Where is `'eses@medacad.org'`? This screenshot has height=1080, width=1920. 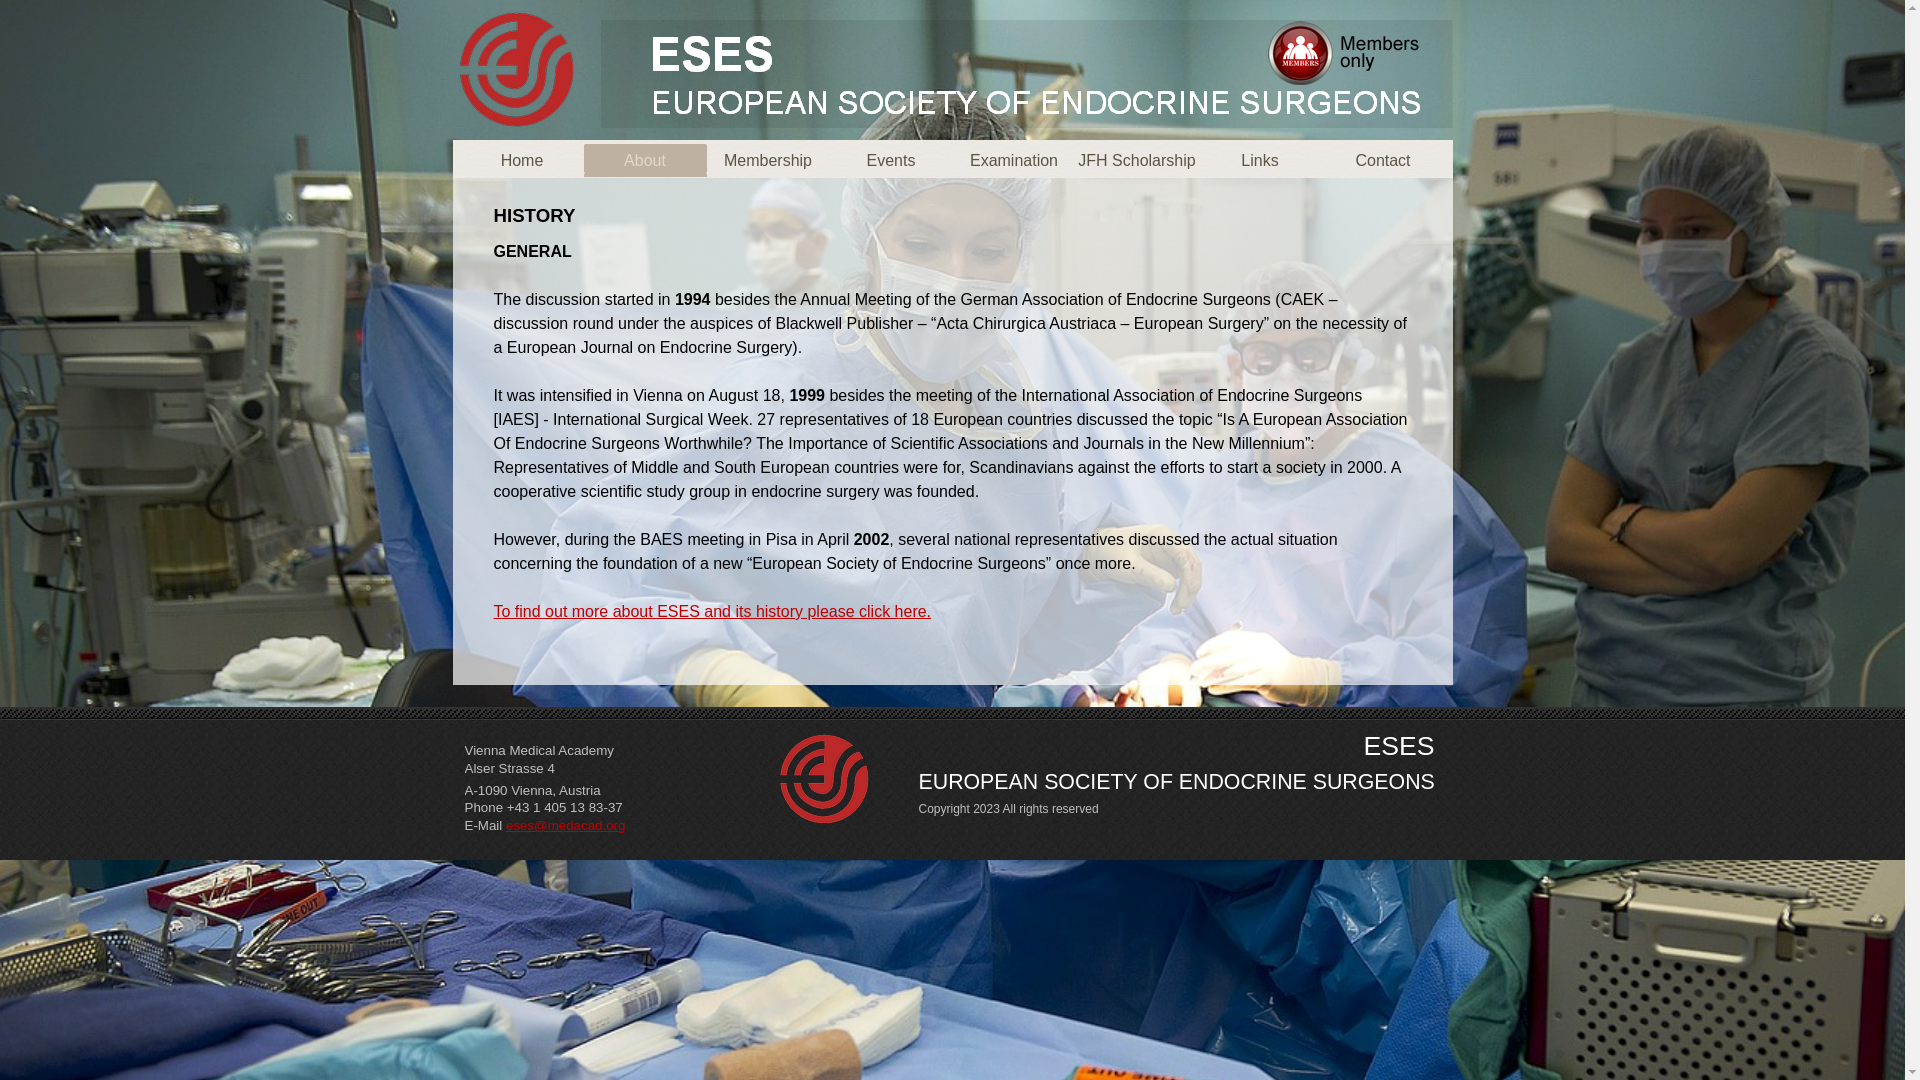 'eses@medacad.org' is located at coordinates (564, 825).